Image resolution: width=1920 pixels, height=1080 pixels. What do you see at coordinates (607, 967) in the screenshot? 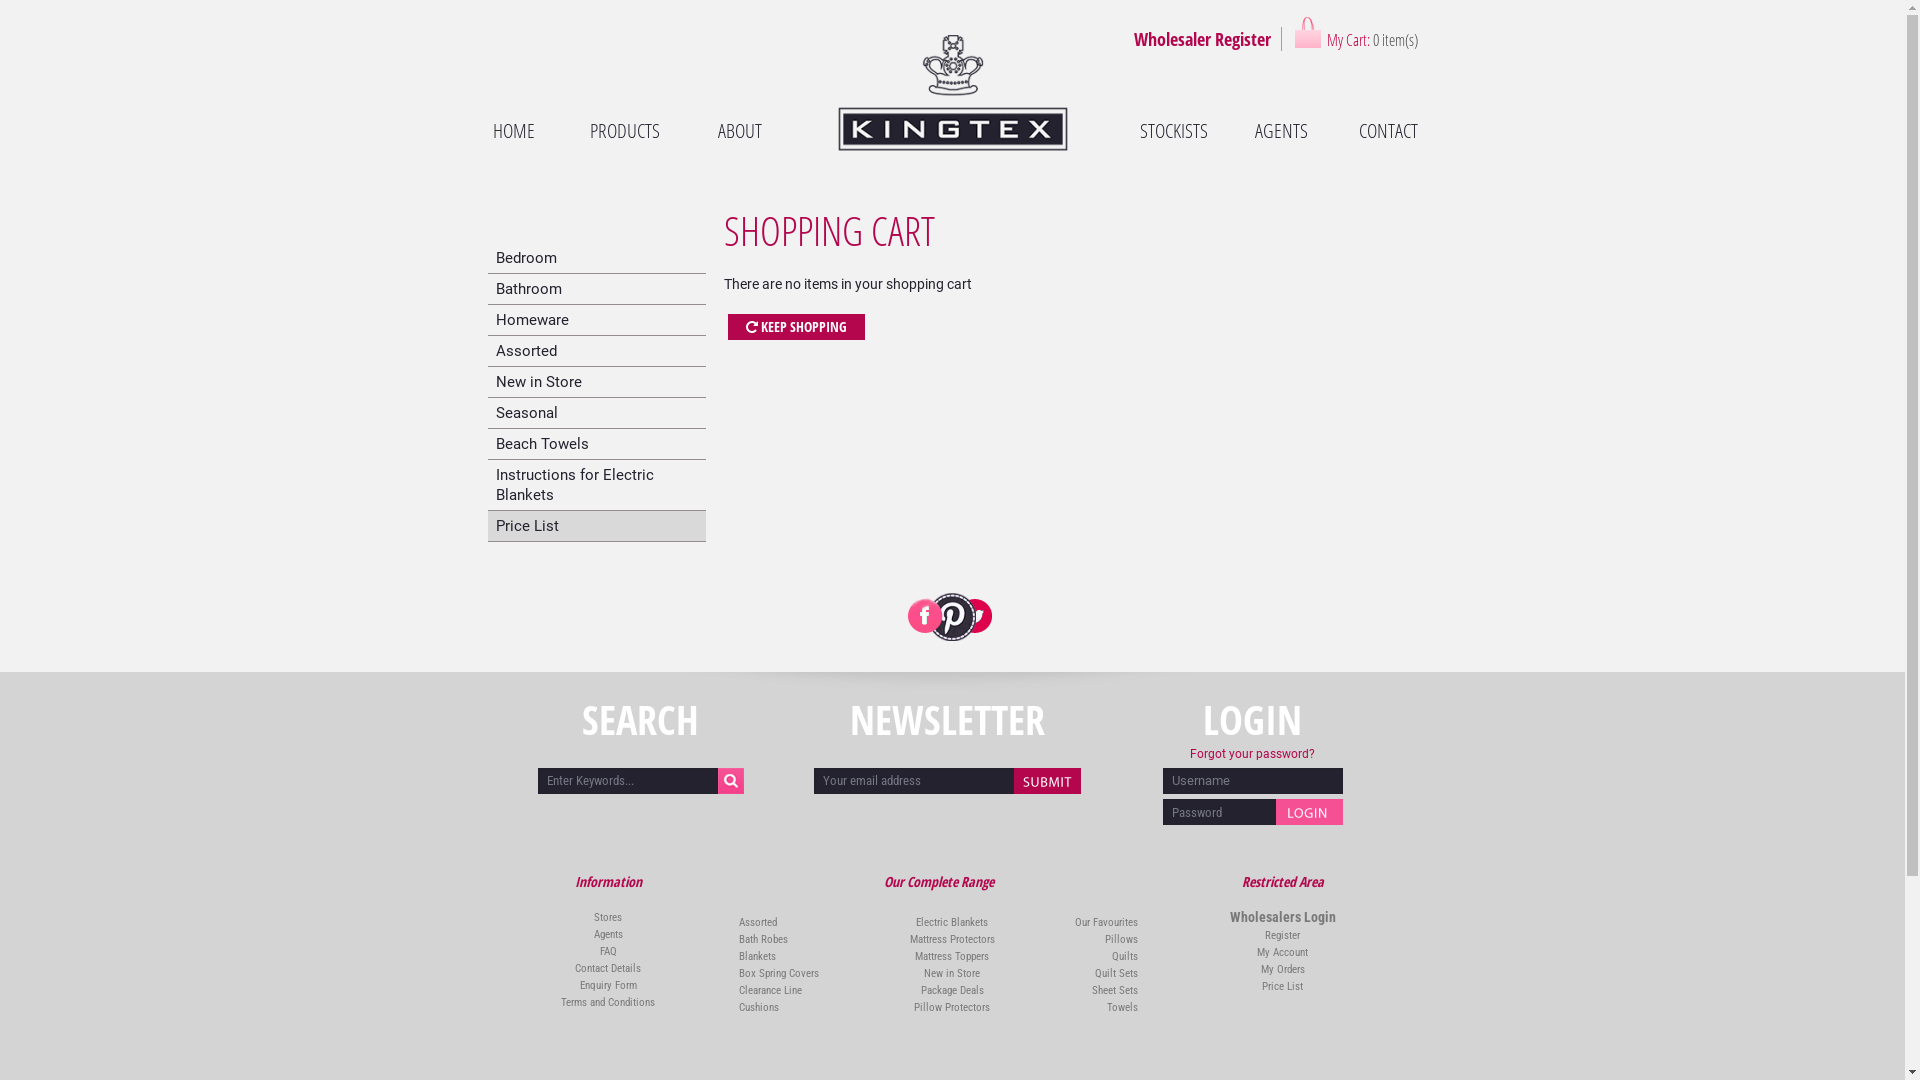
I see `'Contact Details'` at bounding box center [607, 967].